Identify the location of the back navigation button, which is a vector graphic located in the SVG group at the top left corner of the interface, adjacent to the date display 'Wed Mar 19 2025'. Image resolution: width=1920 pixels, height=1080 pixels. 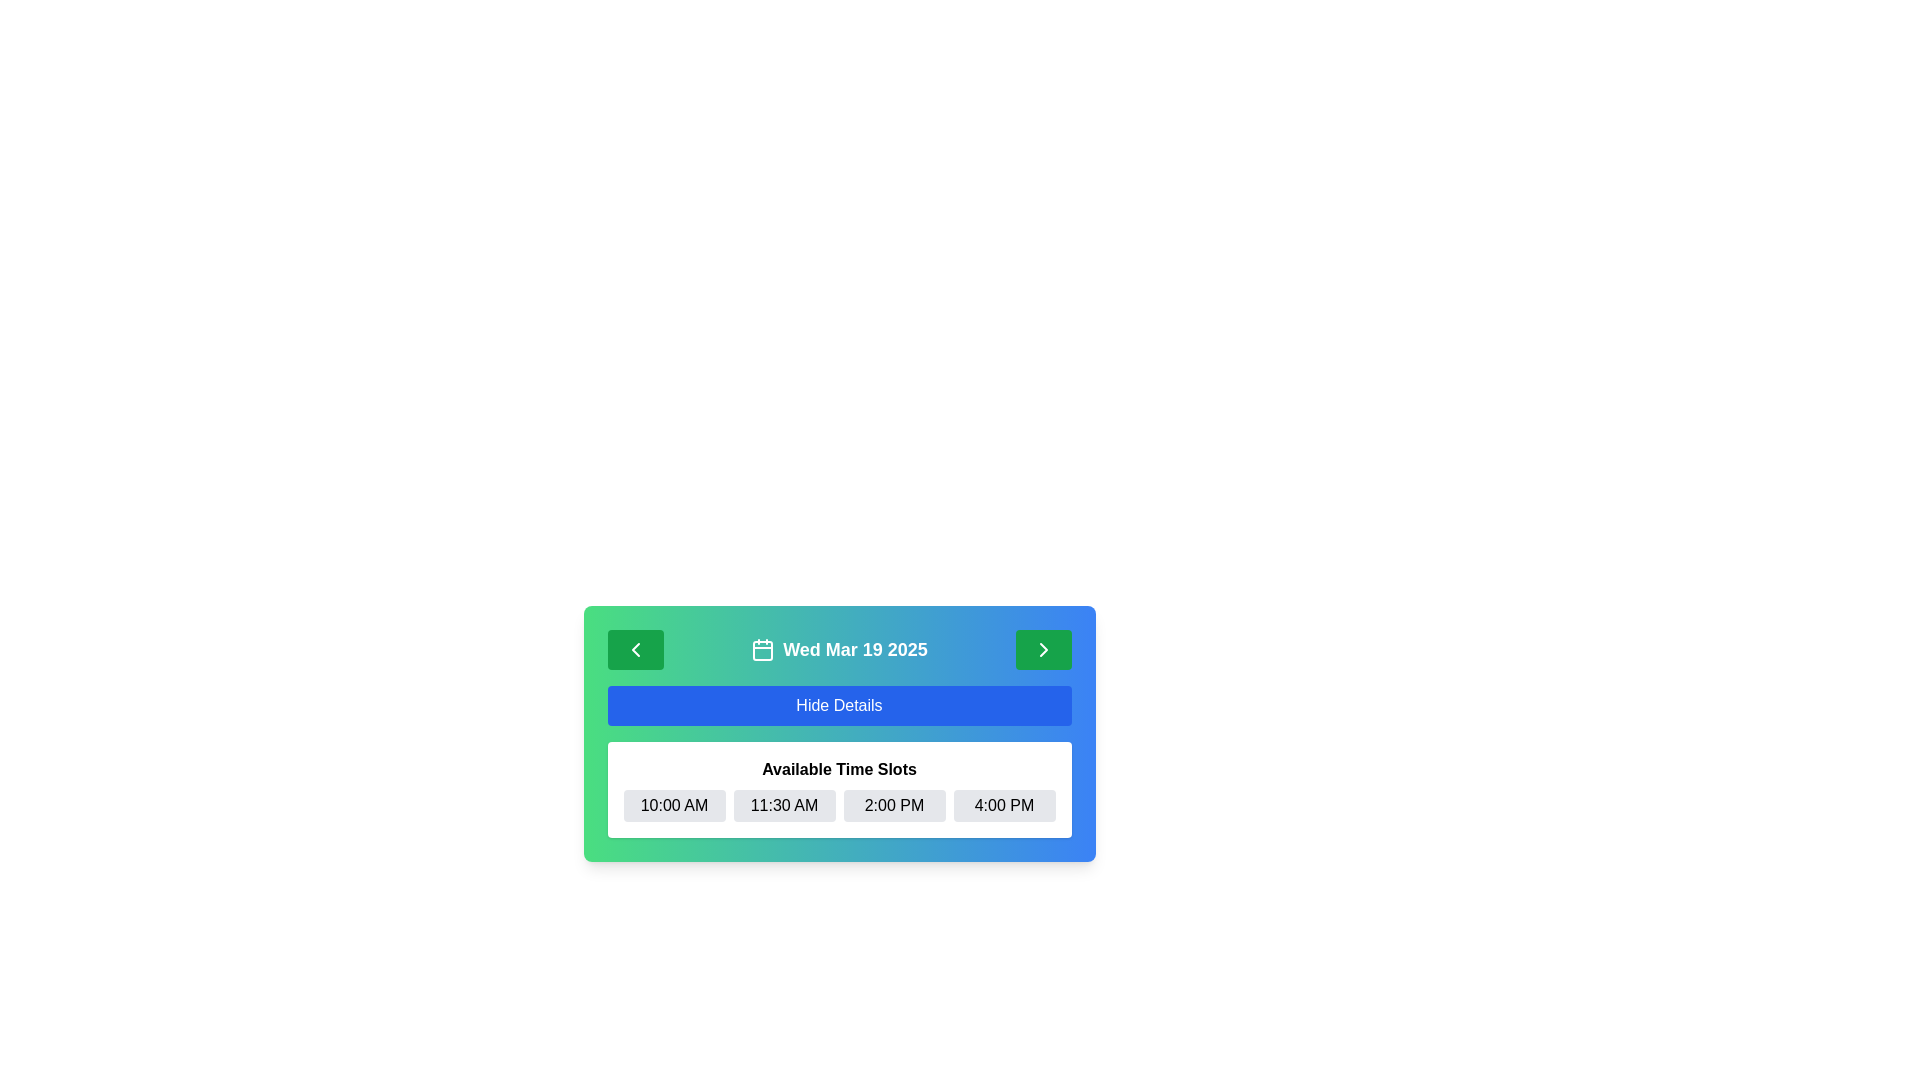
(634, 650).